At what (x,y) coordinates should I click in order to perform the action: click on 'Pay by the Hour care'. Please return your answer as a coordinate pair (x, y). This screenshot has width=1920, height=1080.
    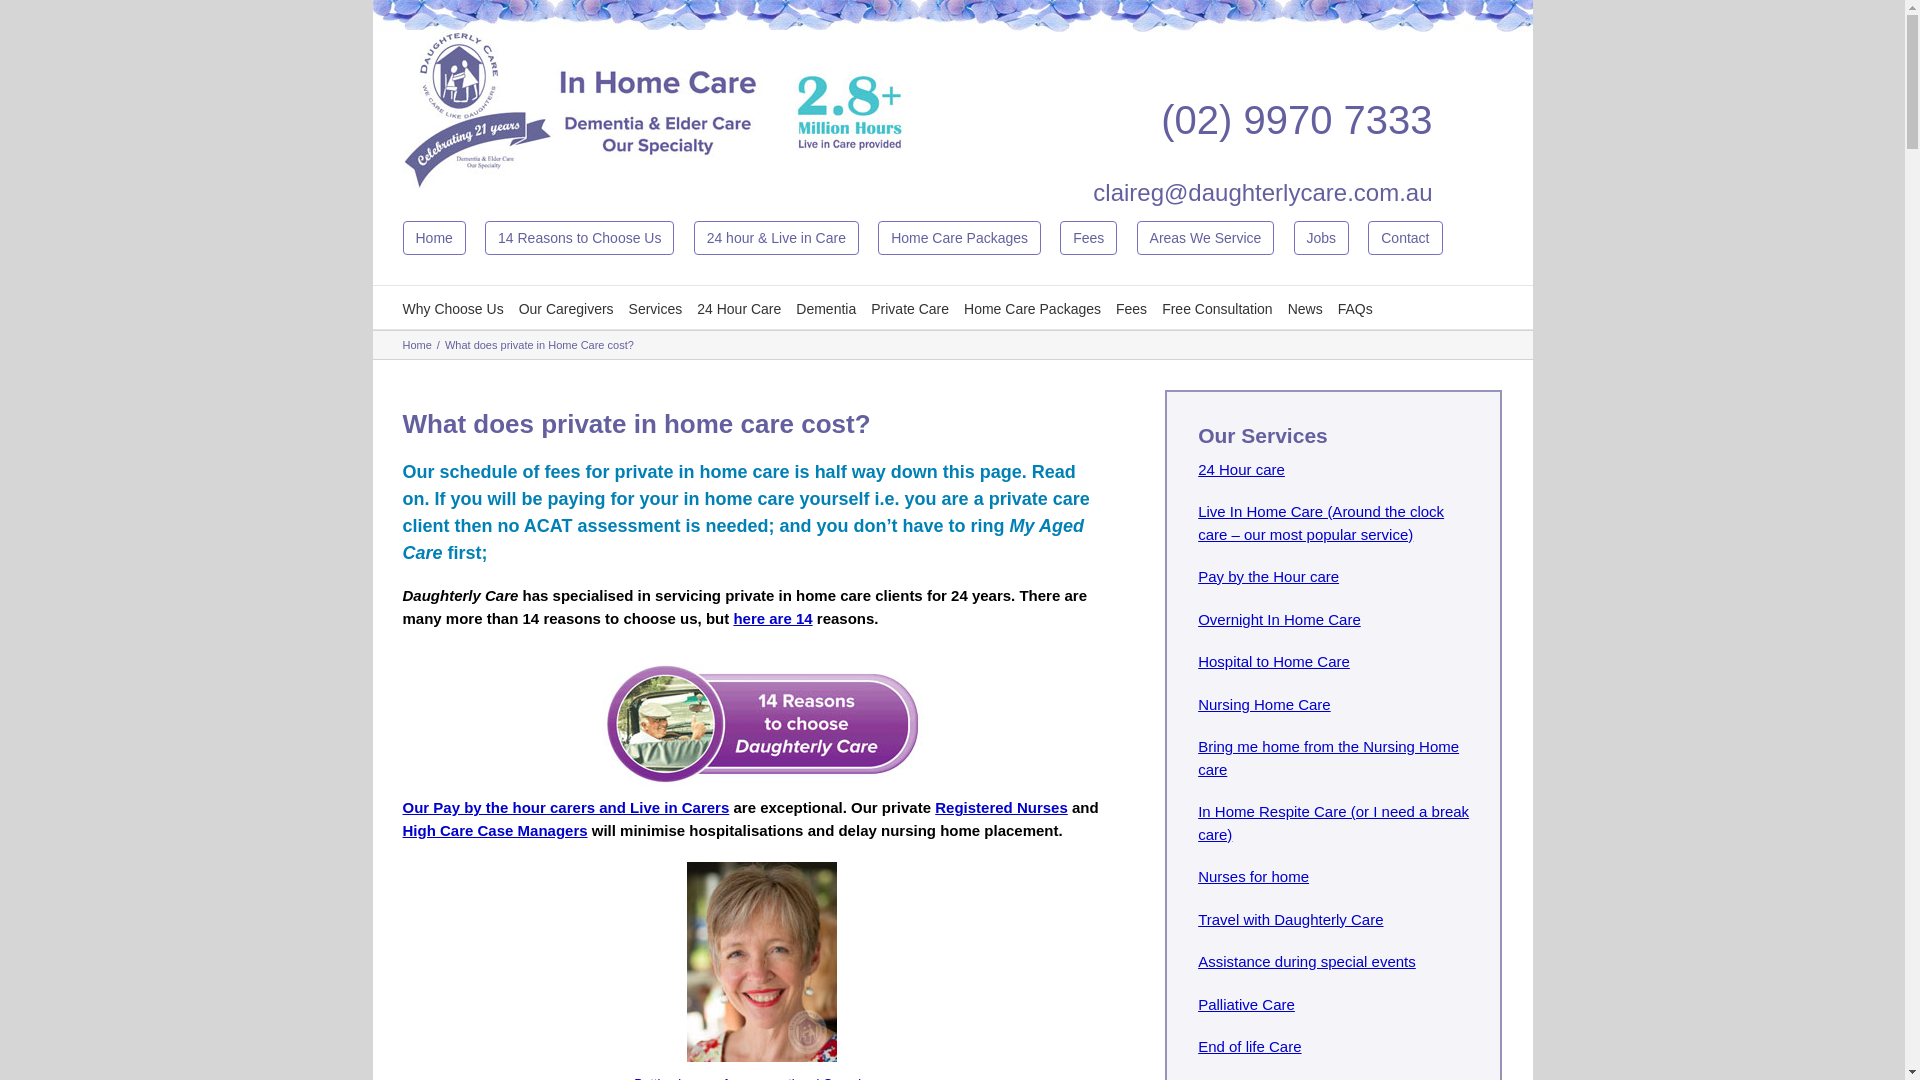
    Looking at the image, I should click on (1267, 576).